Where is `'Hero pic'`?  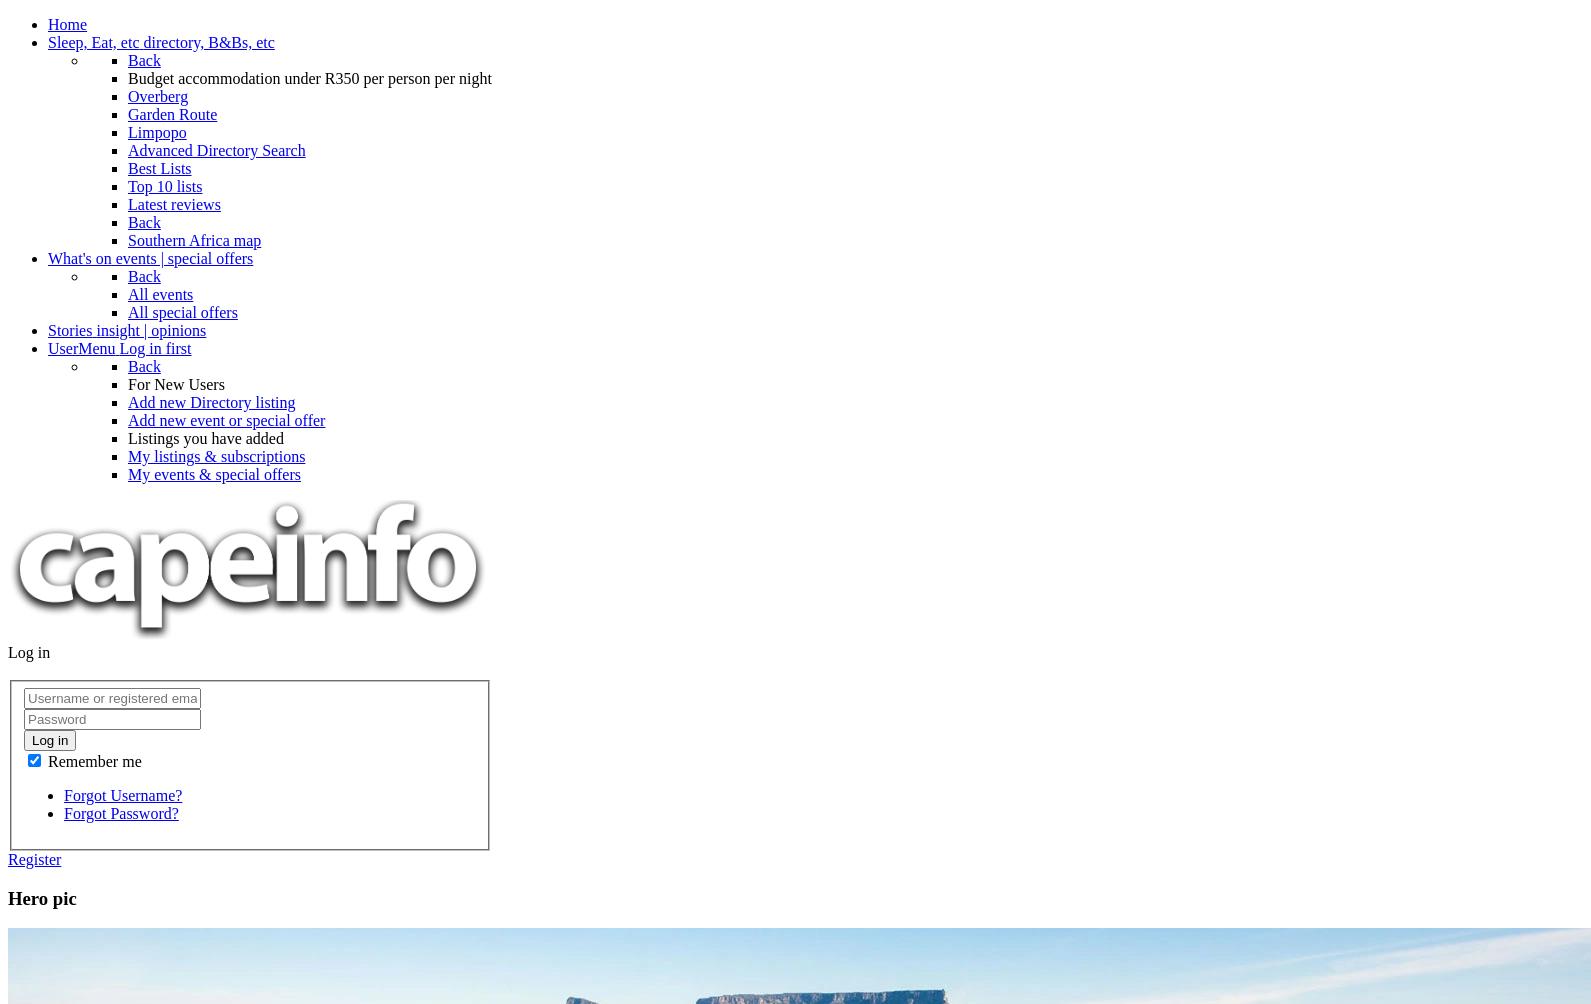
'Hero pic' is located at coordinates (42, 896).